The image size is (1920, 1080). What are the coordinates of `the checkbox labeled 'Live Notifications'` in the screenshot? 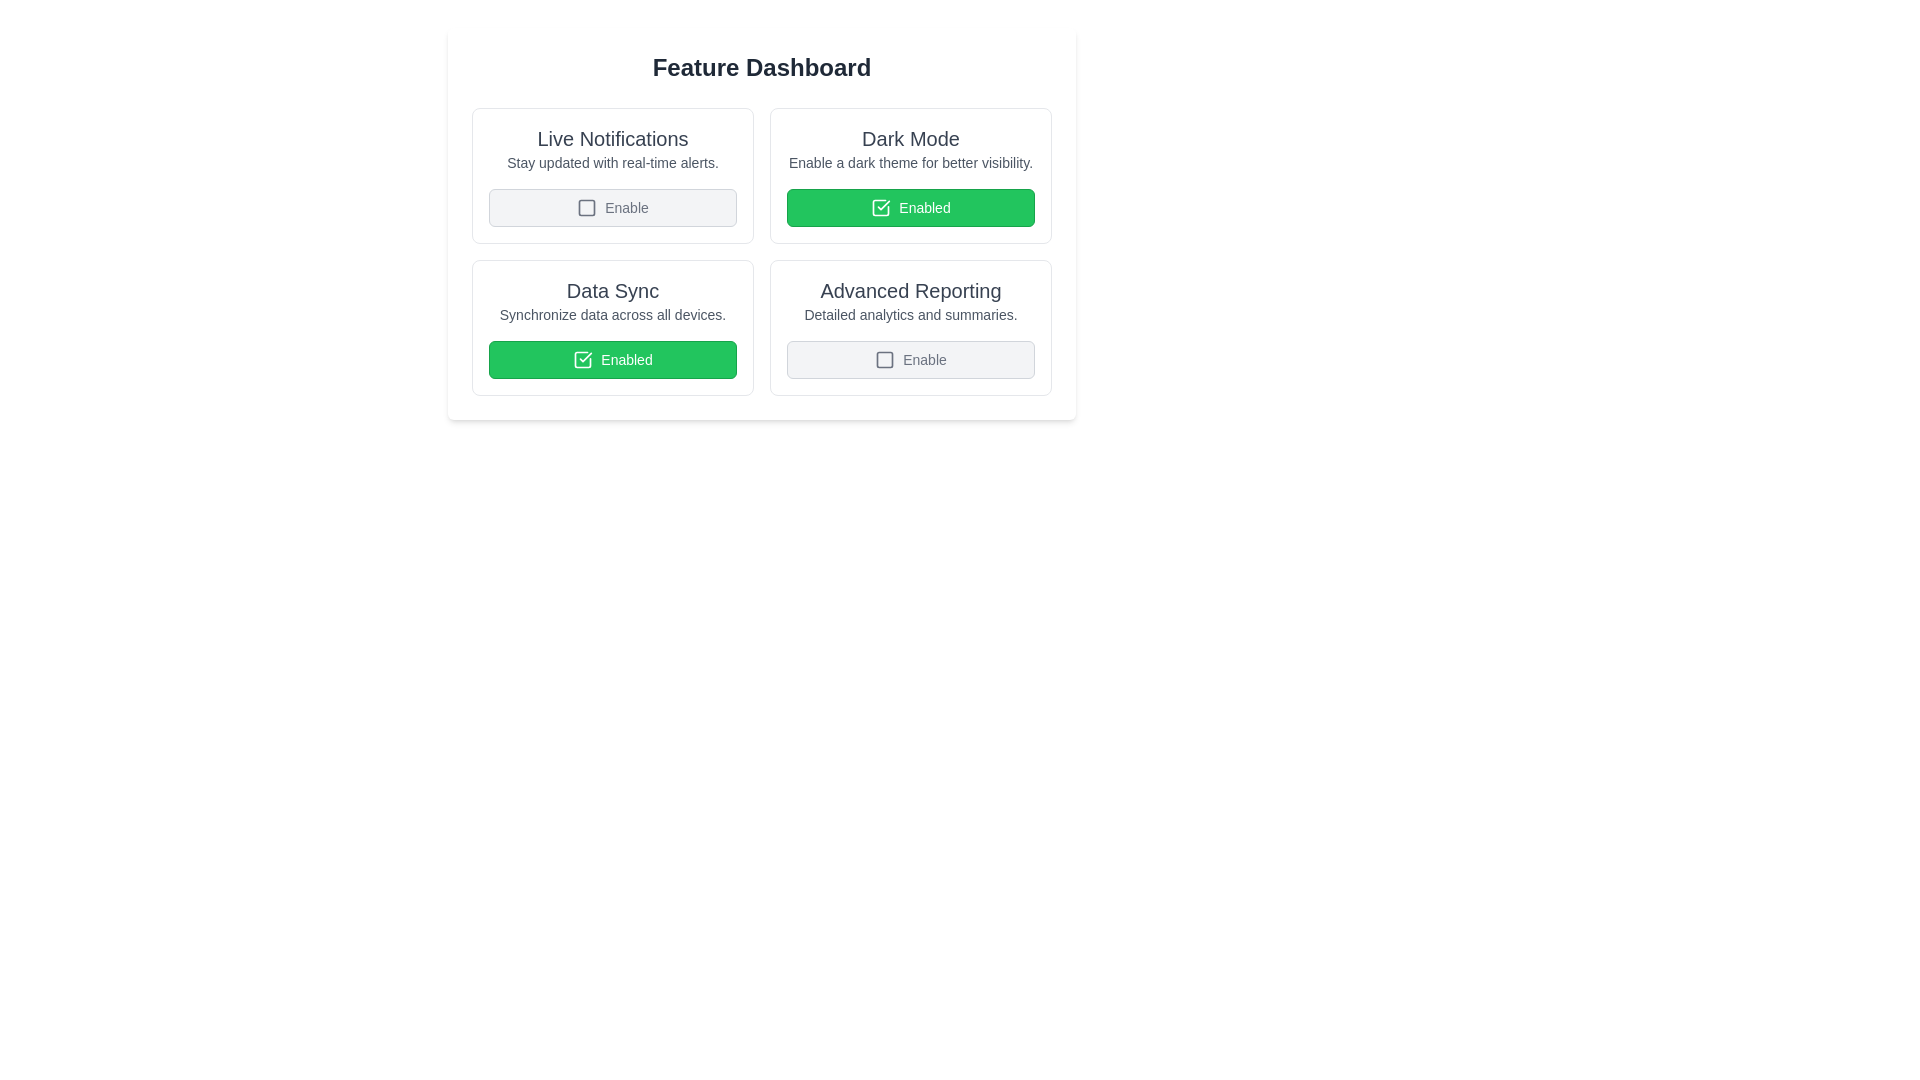 It's located at (612, 208).